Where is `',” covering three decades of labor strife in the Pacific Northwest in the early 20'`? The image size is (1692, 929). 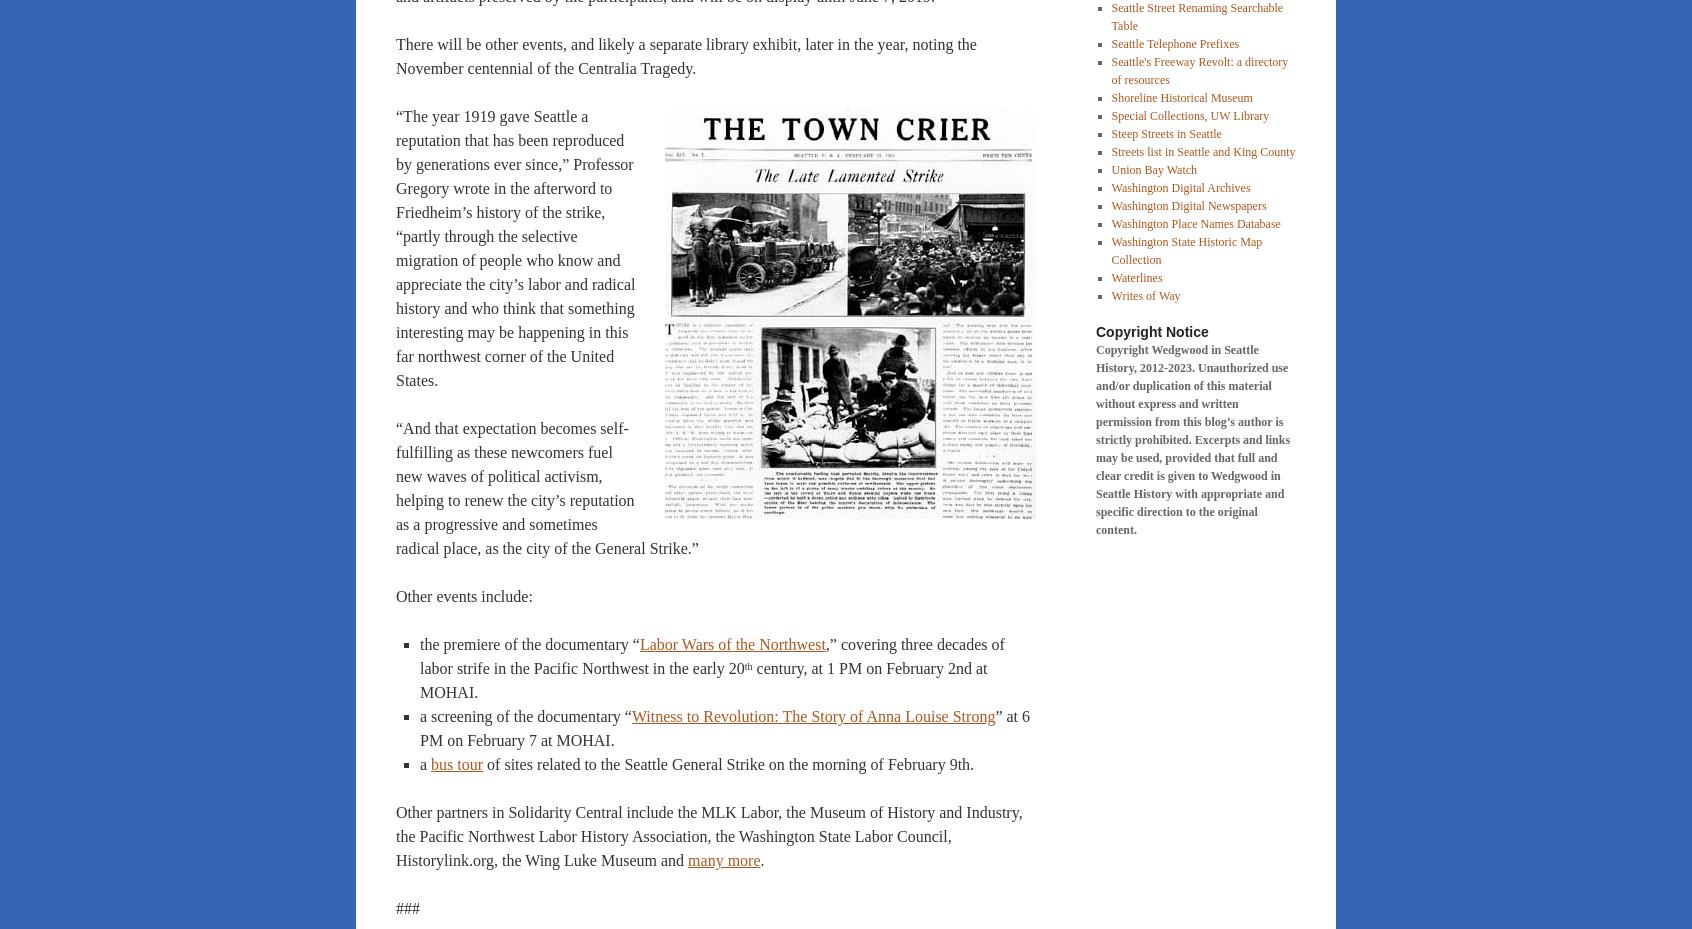
',” covering three decades of labor strife in the Pacific Northwest in the early 20' is located at coordinates (710, 656).